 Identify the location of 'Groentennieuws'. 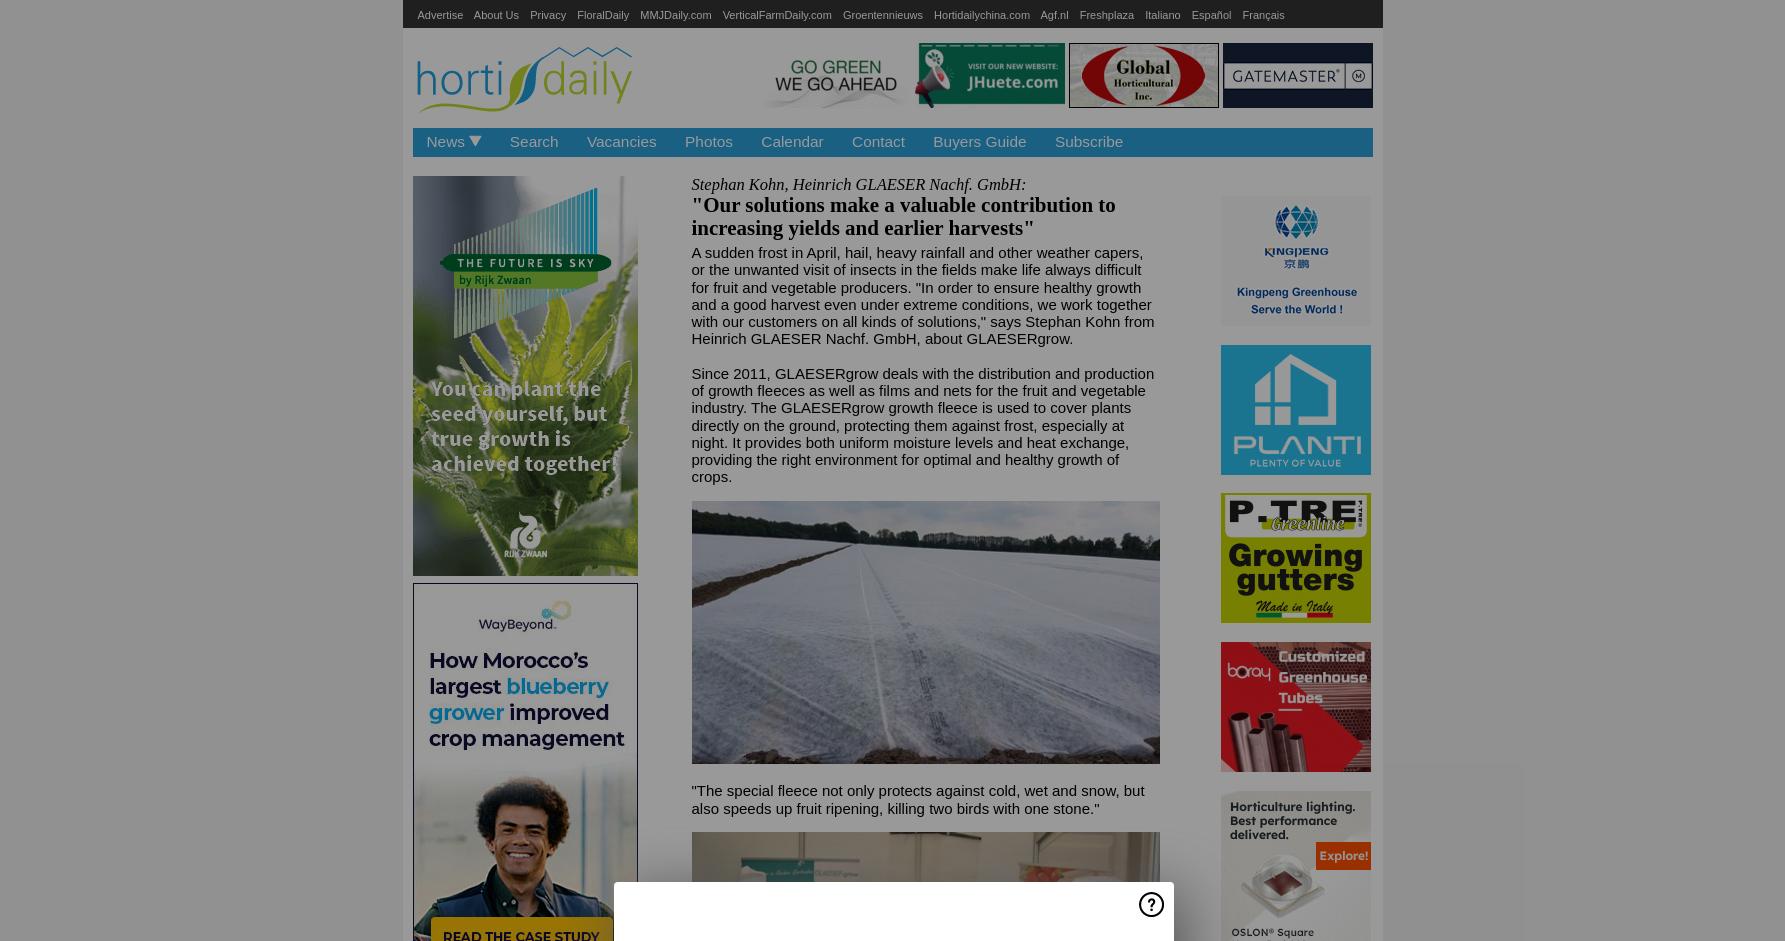
(882, 14).